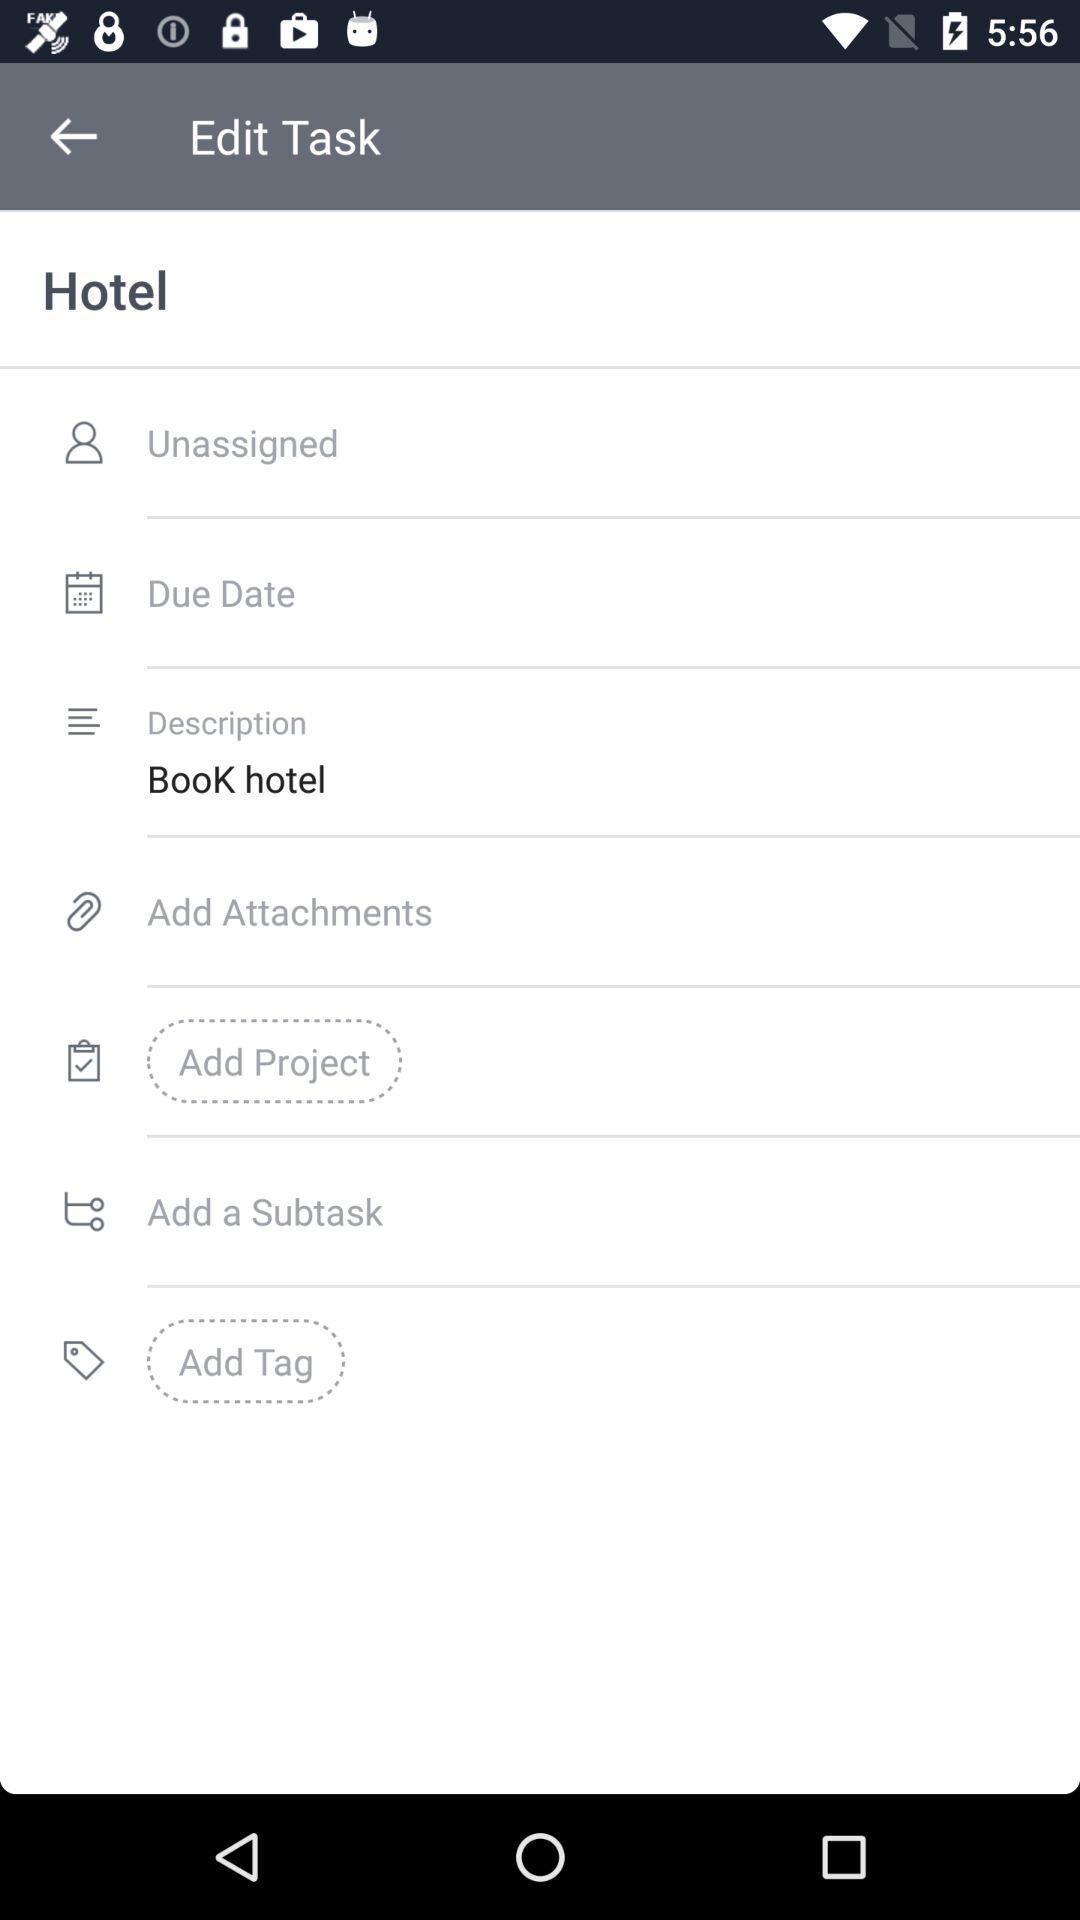 This screenshot has height=1920, width=1080. Describe the element at coordinates (612, 777) in the screenshot. I see `the item below description item` at that location.